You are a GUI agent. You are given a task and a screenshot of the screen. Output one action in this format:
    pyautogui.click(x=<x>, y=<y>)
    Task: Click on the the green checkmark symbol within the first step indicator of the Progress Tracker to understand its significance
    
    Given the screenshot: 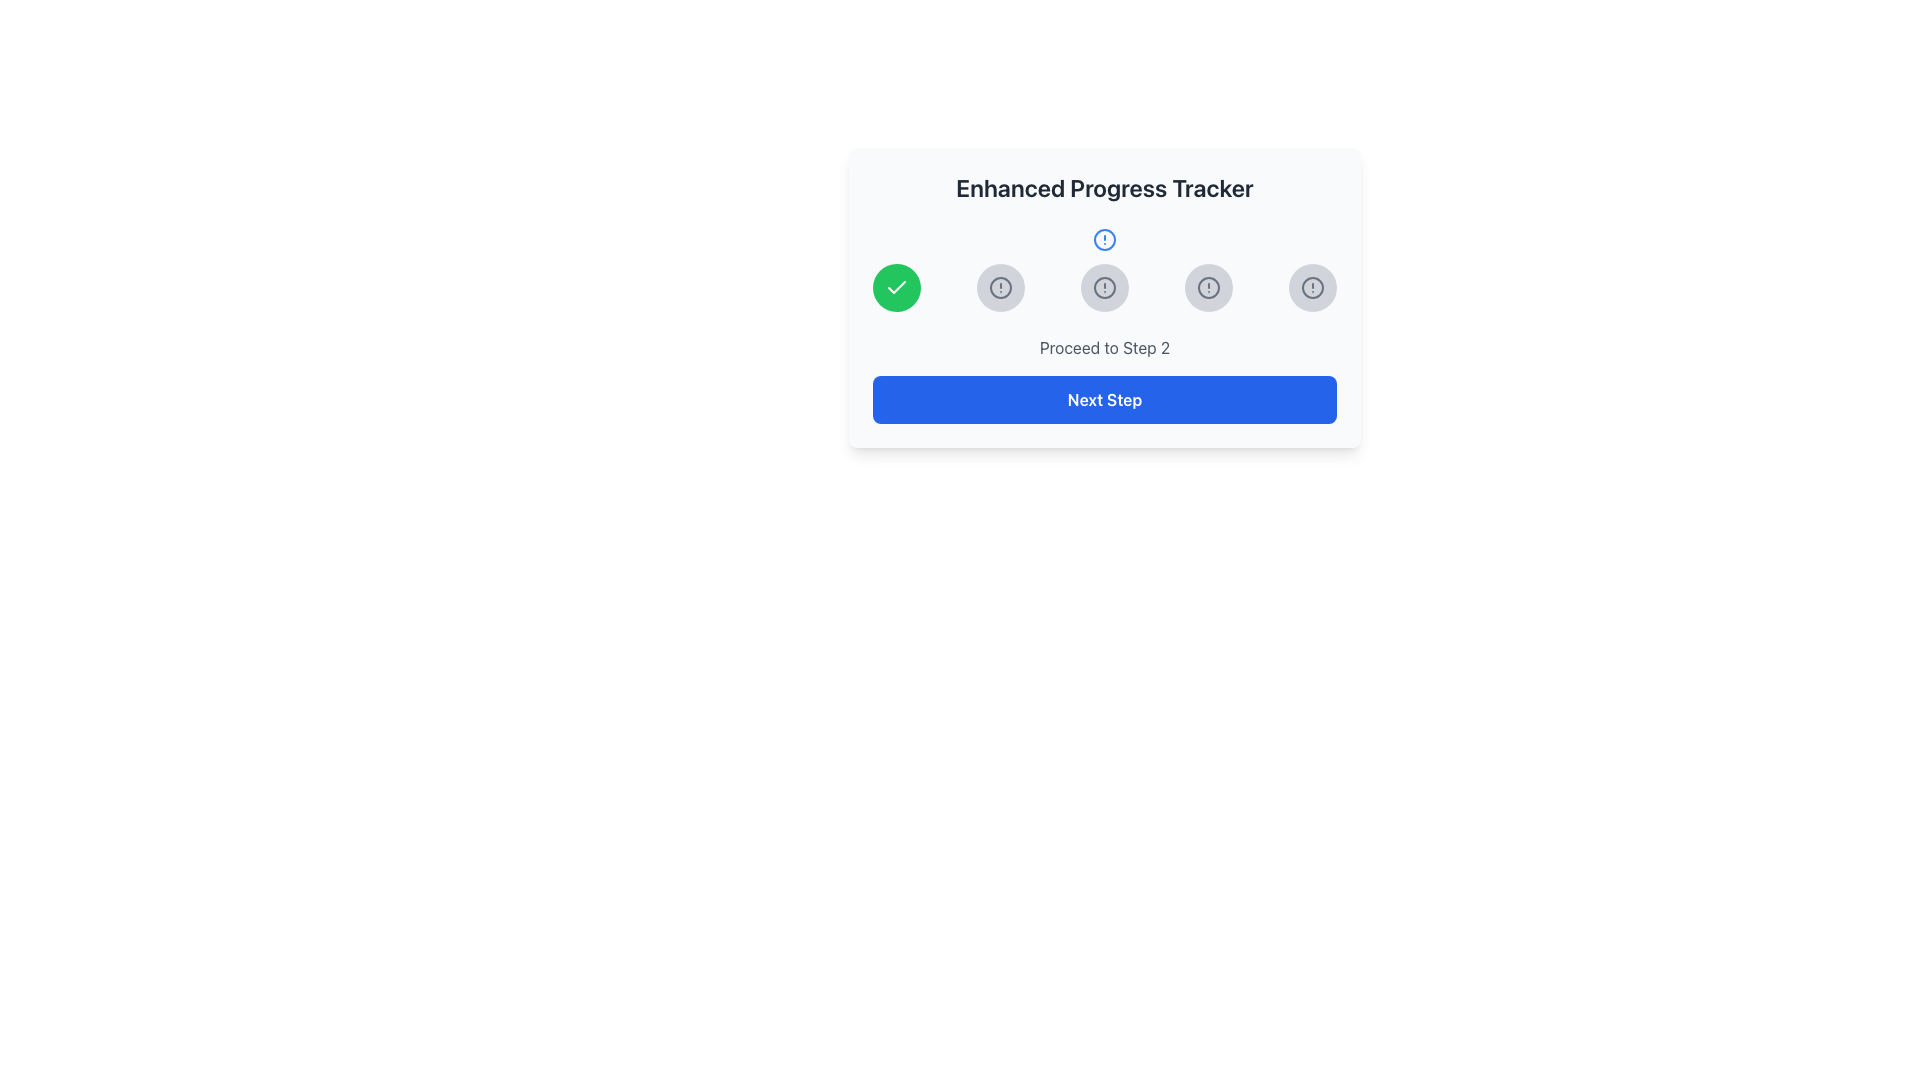 What is the action you would take?
    pyautogui.click(x=896, y=287)
    